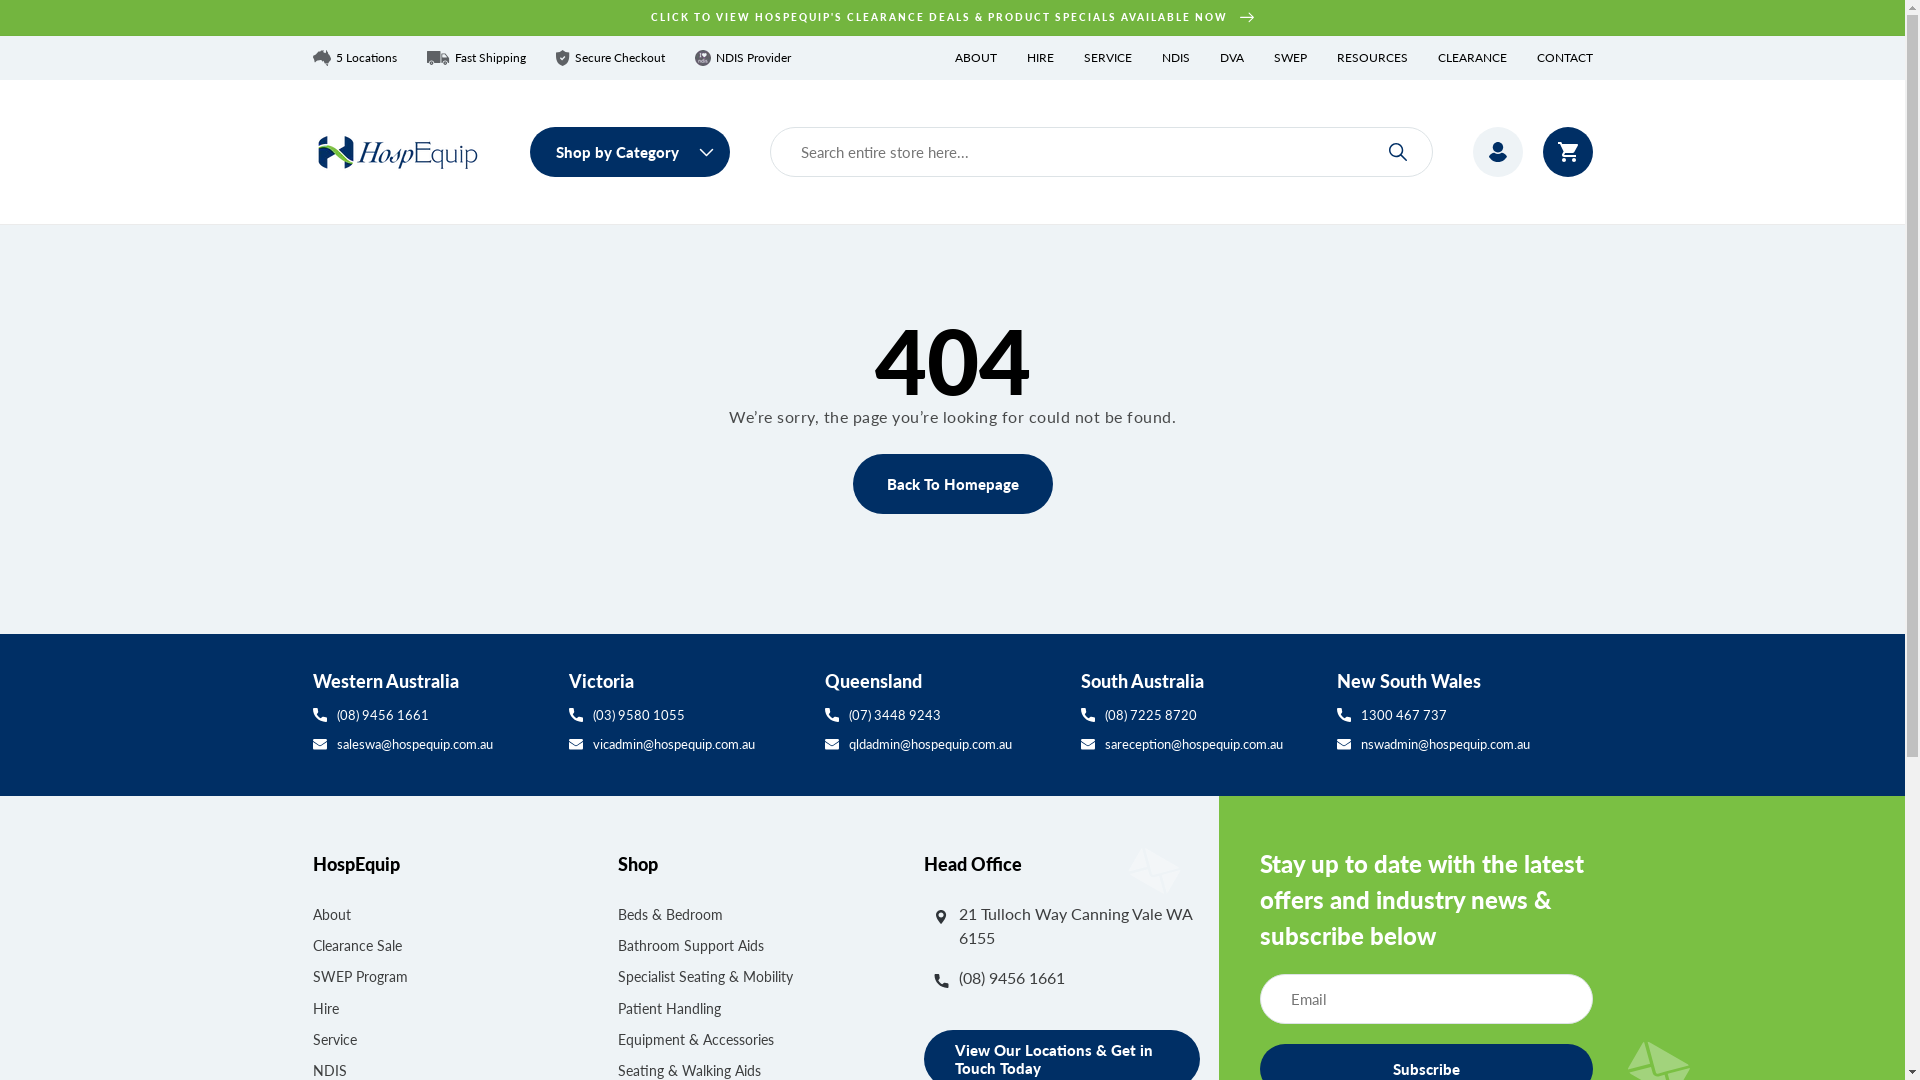  Describe the element at coordinates (1563, 56) in the screenshot. I see `'CONTACT'` at that location.